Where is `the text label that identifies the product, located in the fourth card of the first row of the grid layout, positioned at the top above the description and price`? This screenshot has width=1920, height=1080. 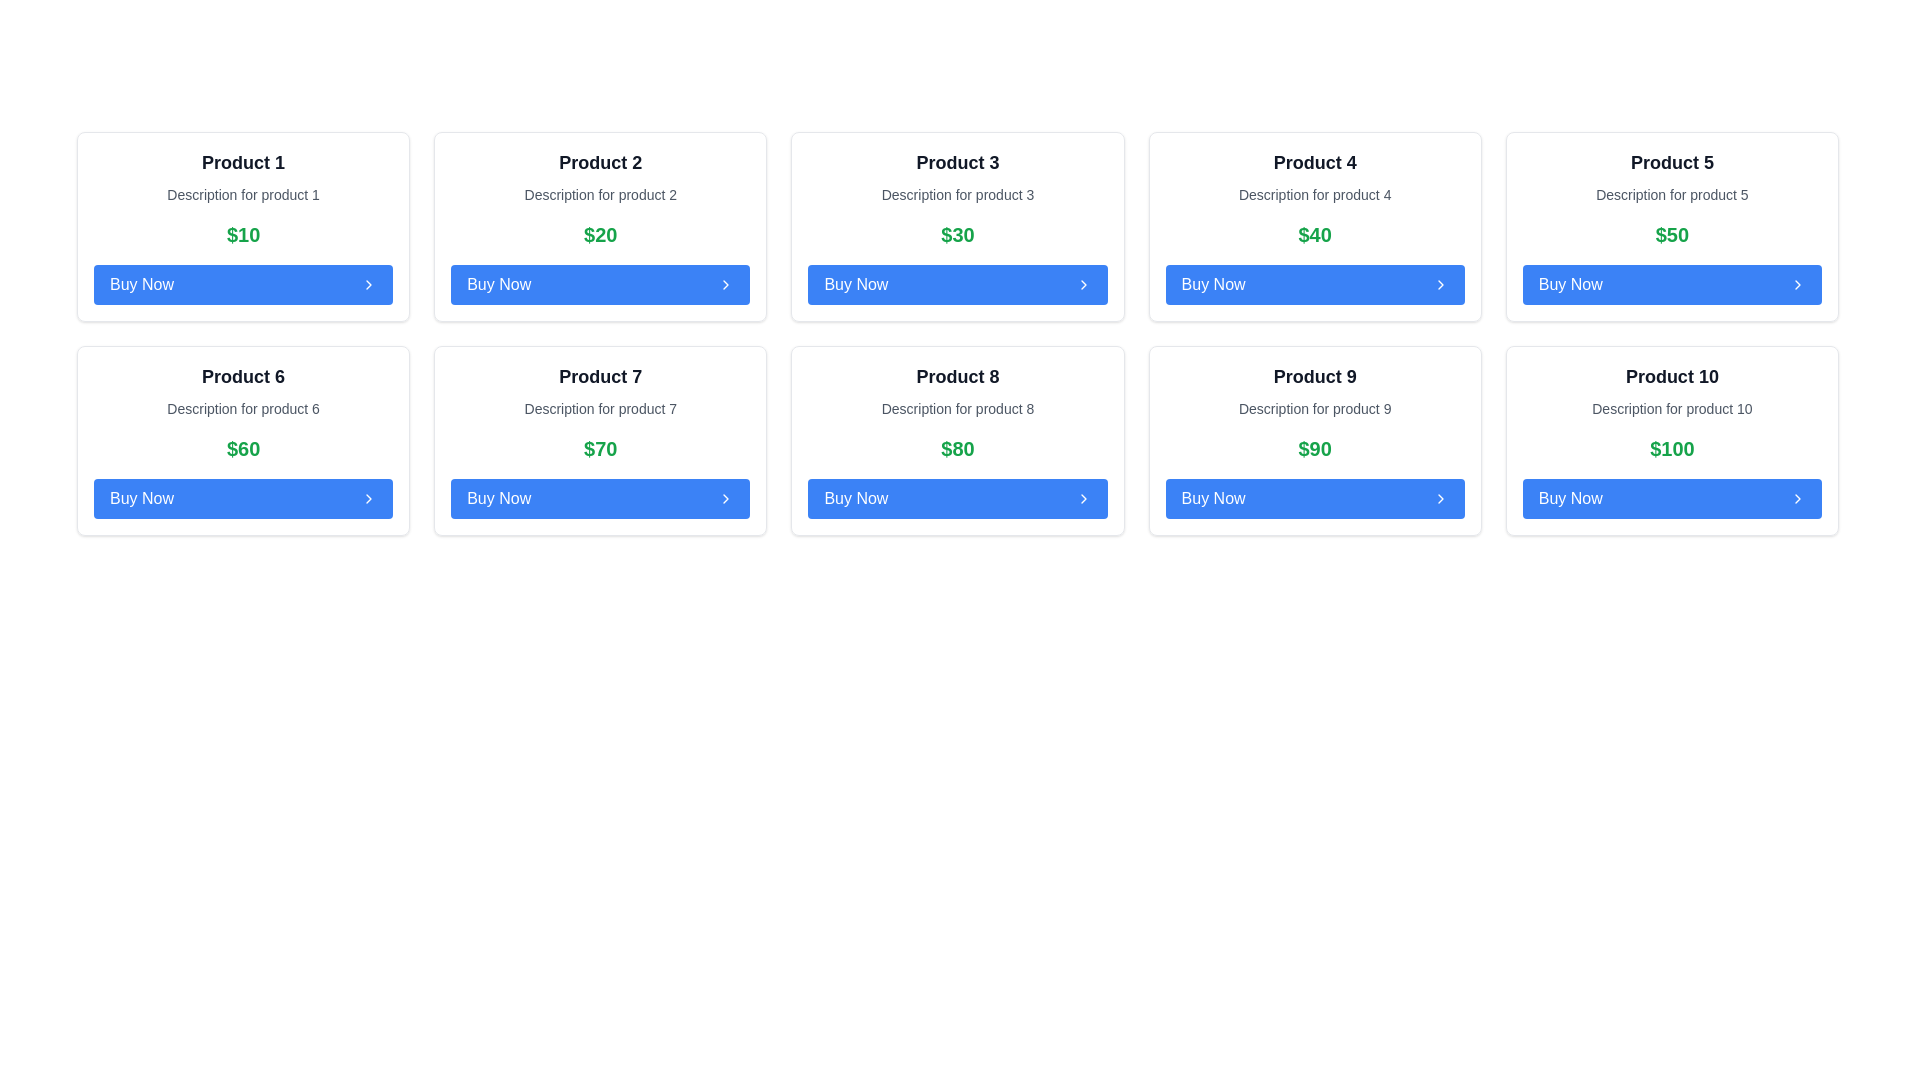 the text label that identifies the product, located in the fourth card of the first row of the grid layout, positioned at the top above the description and price is located at coordinates (1315, 161).